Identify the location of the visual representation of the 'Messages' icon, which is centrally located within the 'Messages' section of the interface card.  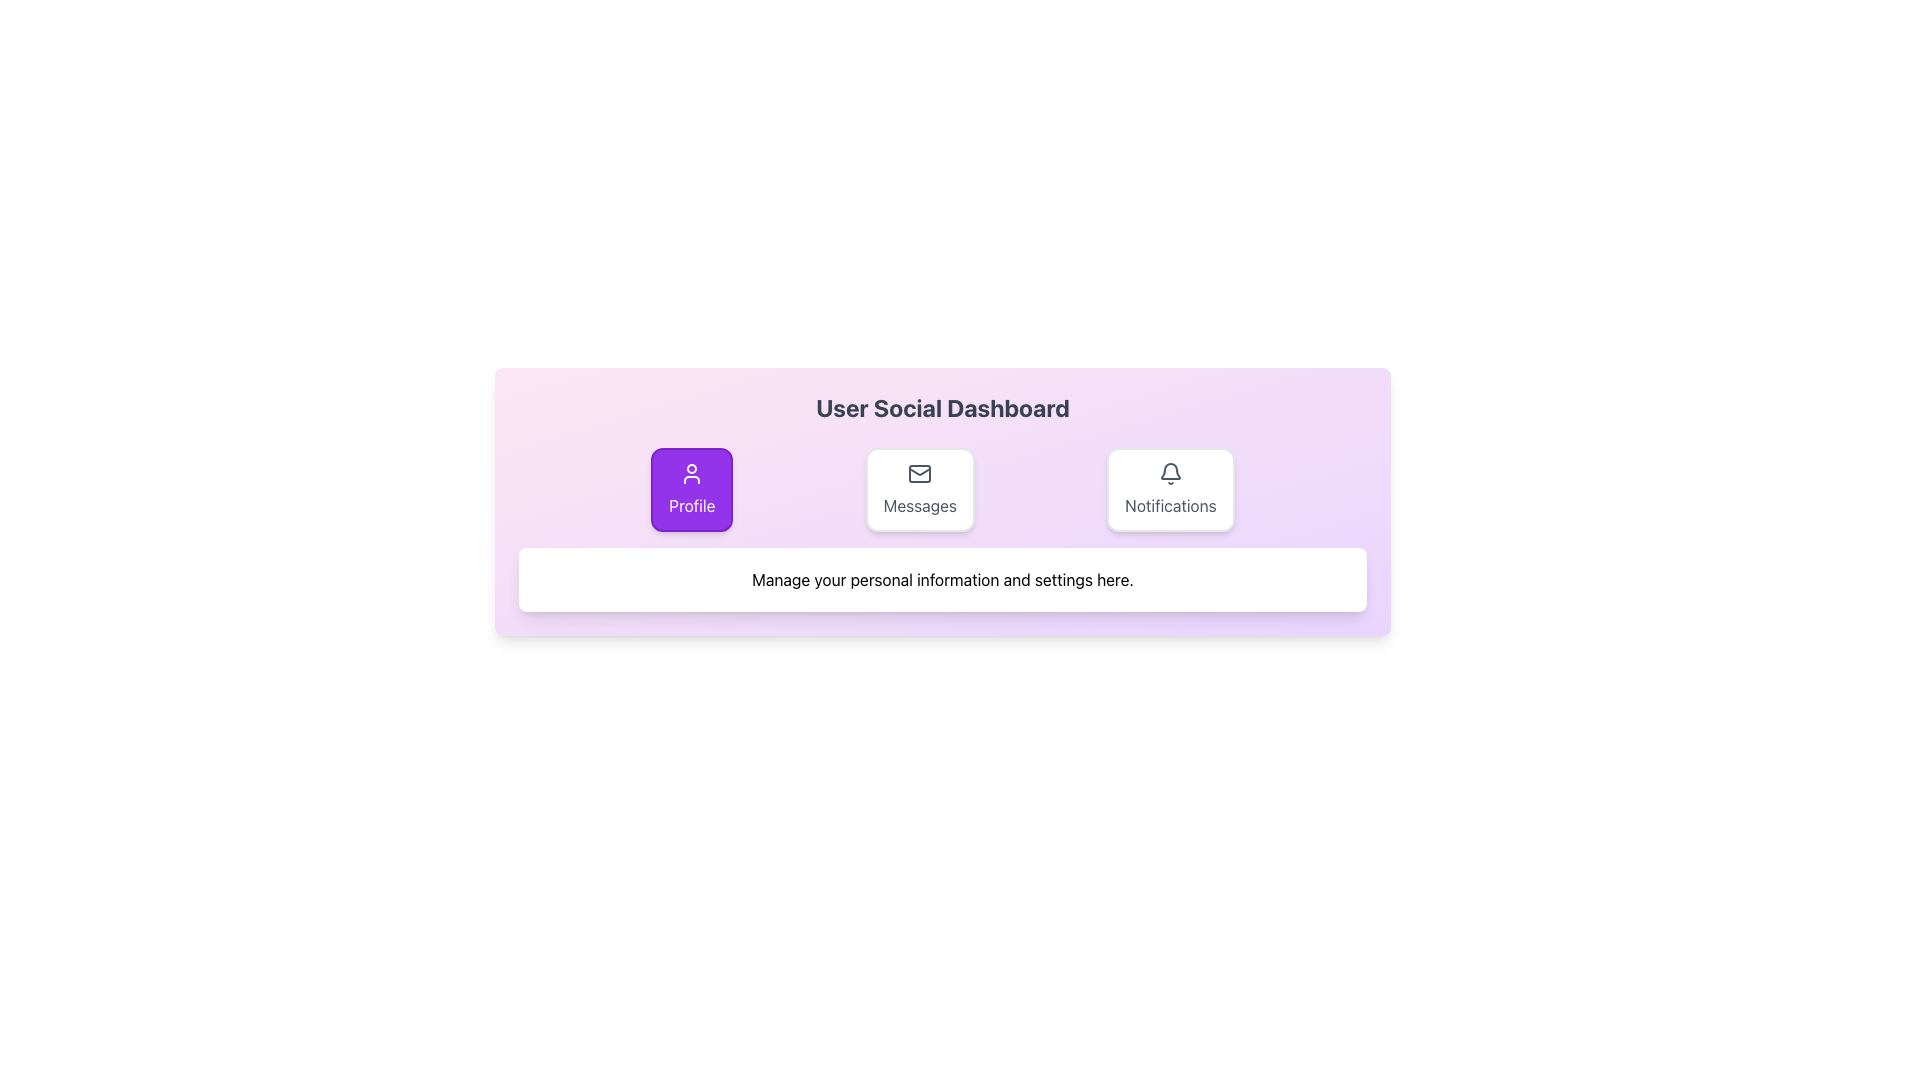
(919, 474).